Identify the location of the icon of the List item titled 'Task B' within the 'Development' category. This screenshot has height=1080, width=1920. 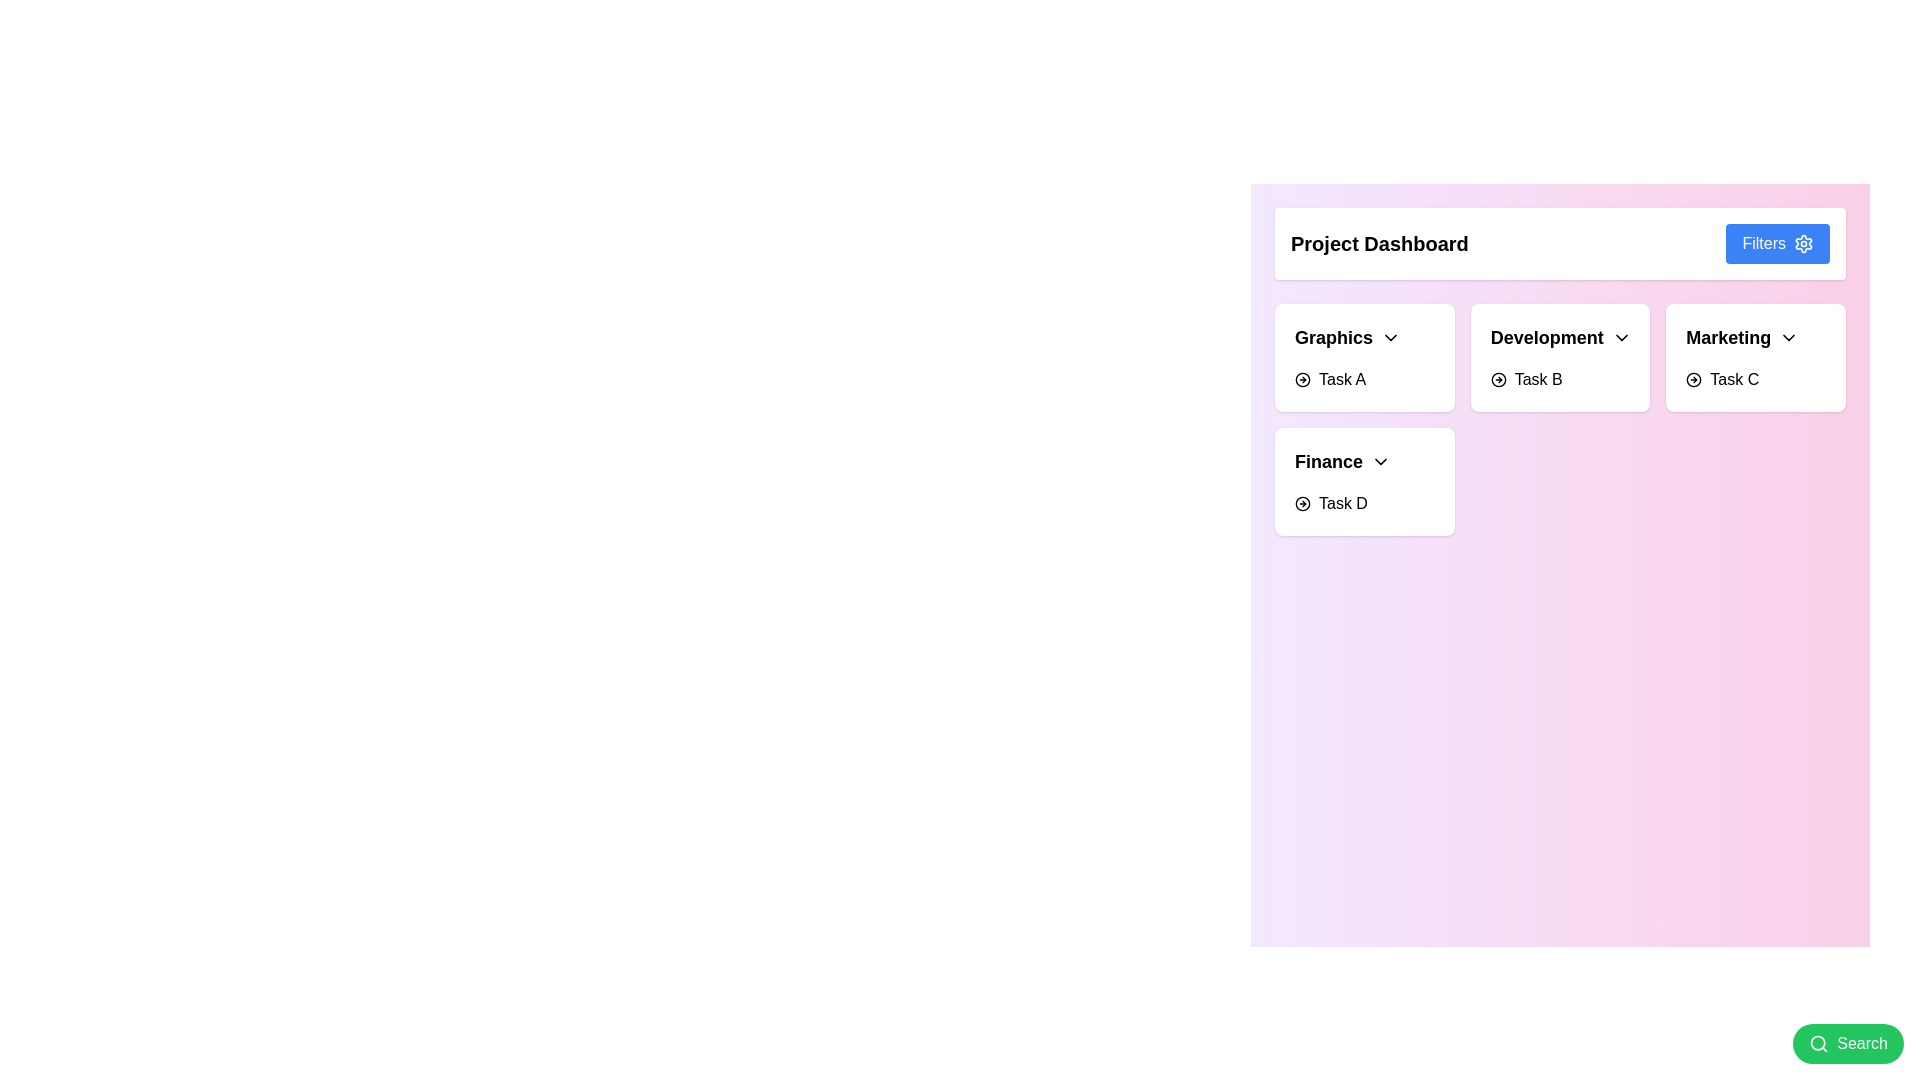
(1525, 380).